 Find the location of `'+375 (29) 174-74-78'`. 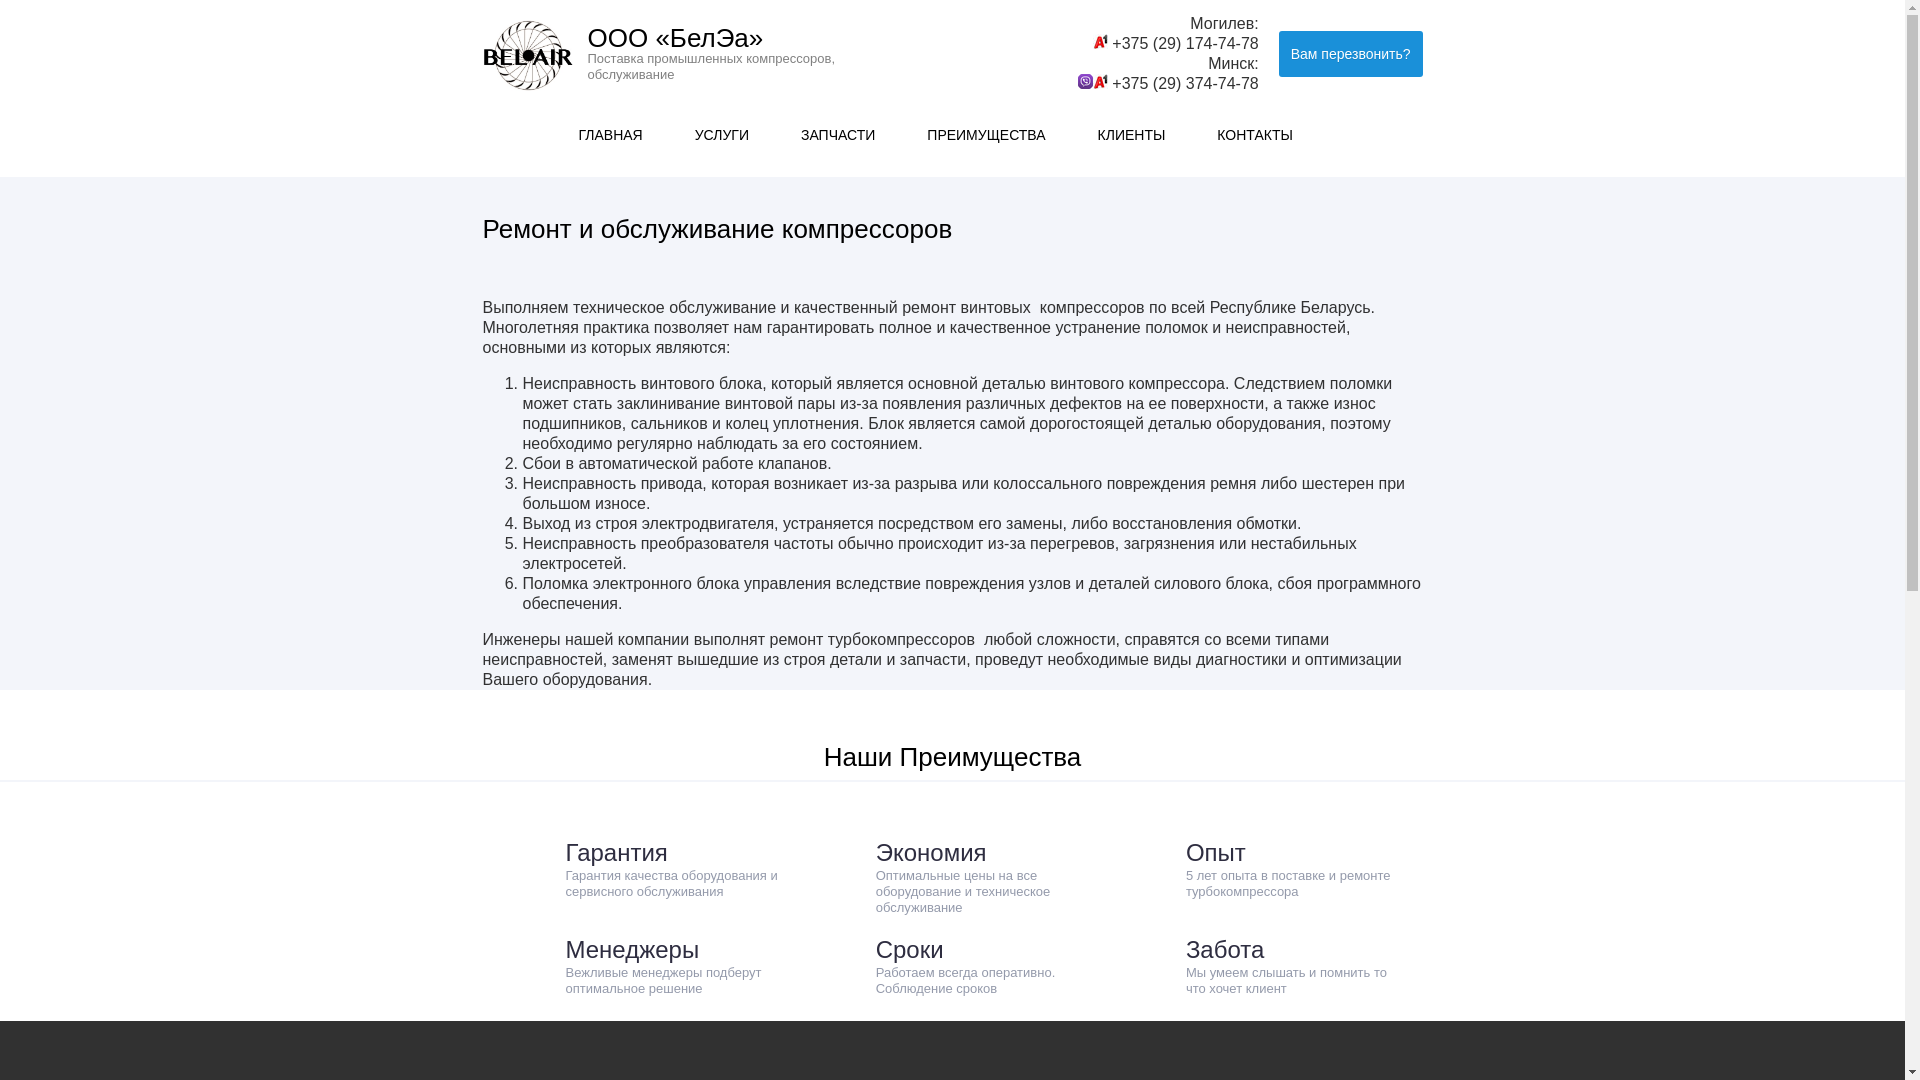

'+375 (29) 174-74-78' is located at coordinates (1185, 43).